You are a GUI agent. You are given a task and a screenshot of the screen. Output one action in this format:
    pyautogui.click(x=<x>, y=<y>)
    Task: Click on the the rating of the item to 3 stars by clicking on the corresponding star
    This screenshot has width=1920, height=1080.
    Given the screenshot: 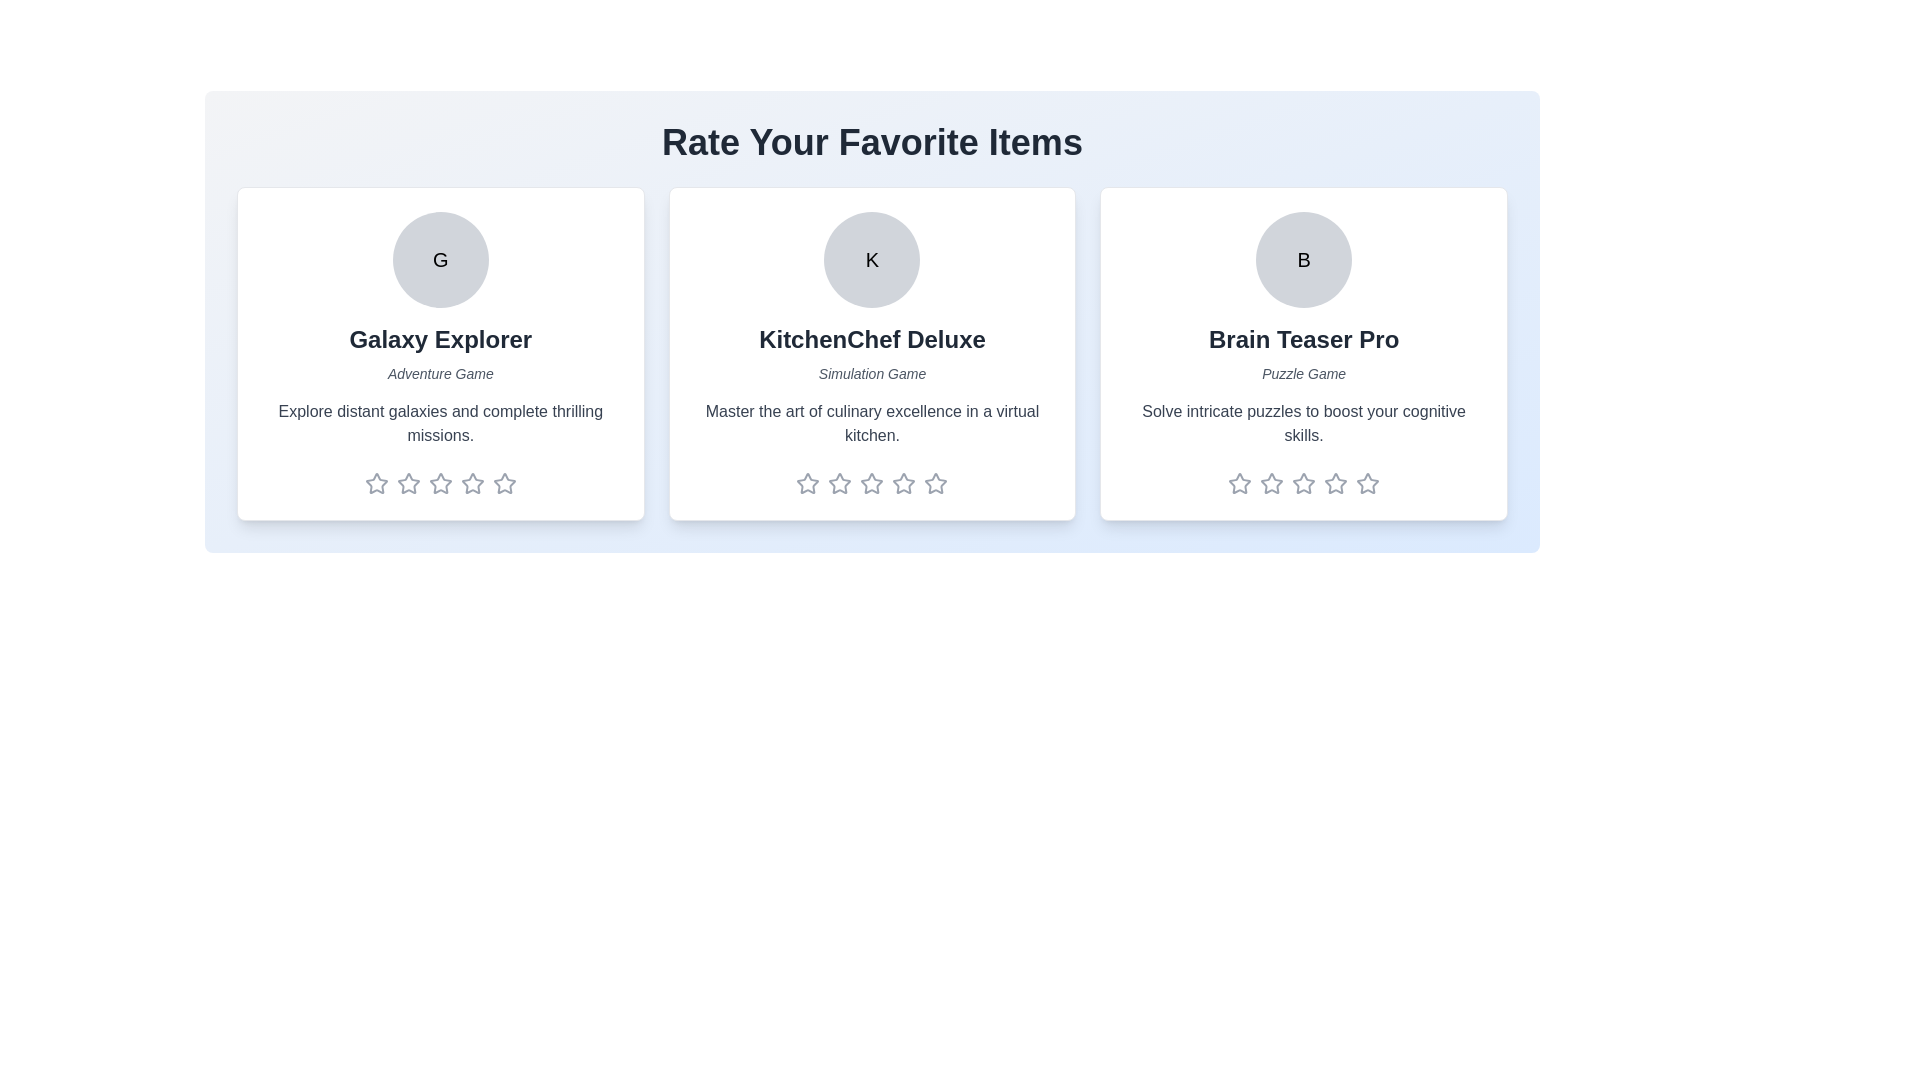 What is the action you would take?
    pyautogui.click(x=439, y=483)
    